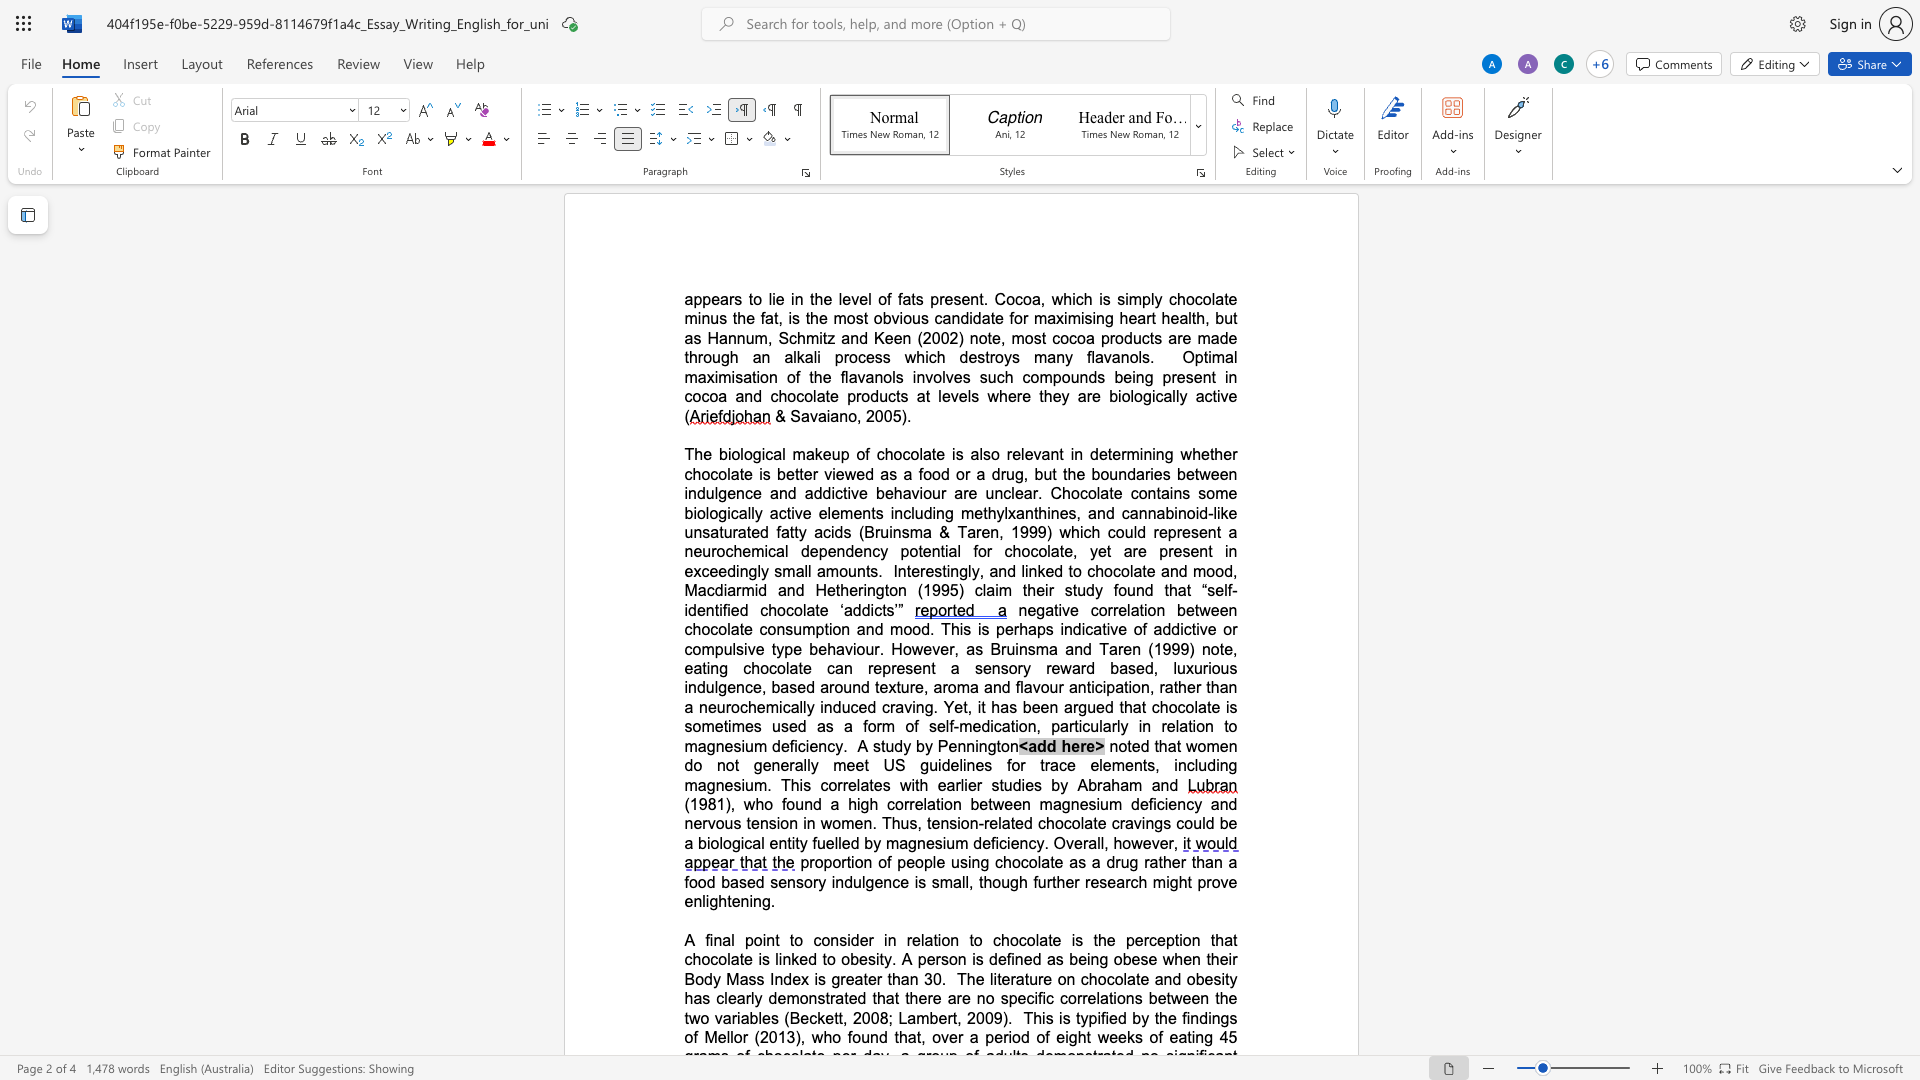 The height and width of the screenshot is (1080, 1920). I want to click on the space between the continuous character "i" and "c" in the text, so click(1085, 628).